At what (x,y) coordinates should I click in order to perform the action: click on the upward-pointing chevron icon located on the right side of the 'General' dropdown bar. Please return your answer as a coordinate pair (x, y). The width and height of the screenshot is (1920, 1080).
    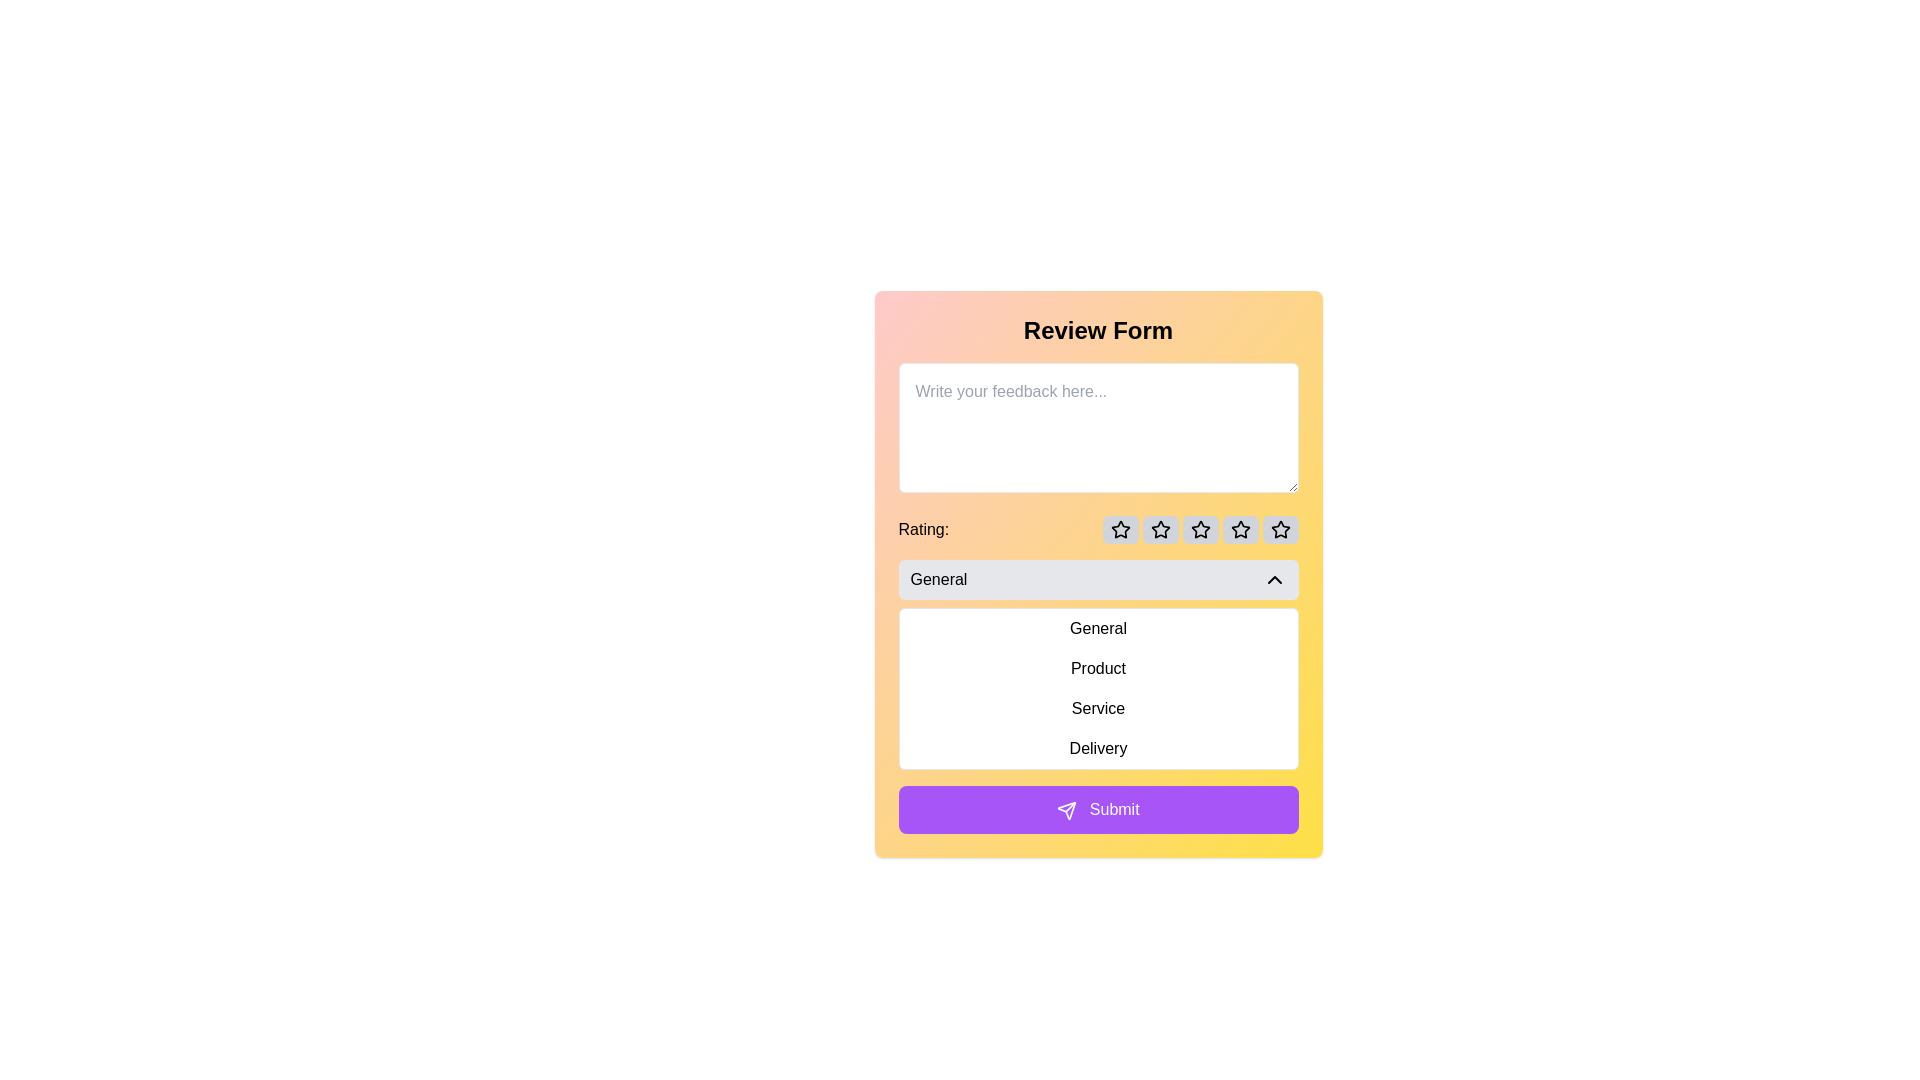
    Looking at the image, I should click on (1273, 579).